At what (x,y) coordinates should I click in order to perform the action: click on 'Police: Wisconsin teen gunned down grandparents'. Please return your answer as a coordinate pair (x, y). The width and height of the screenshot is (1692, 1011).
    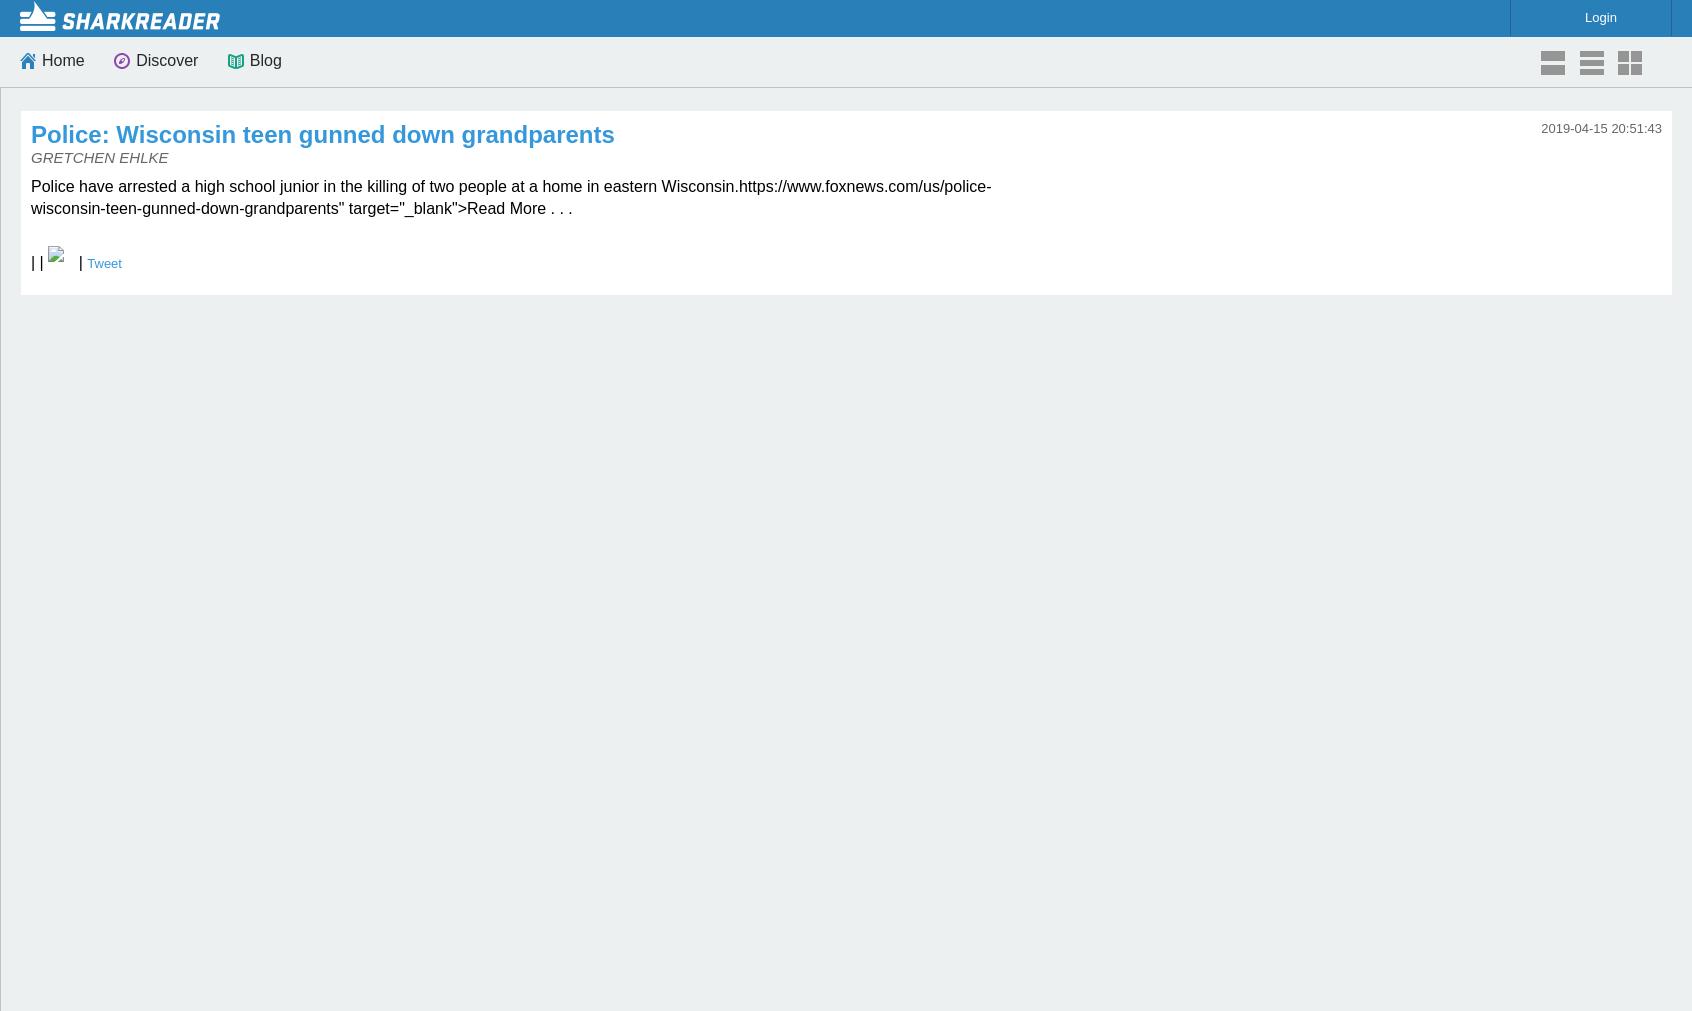
    Looking at the image, I should click on (321, 133).